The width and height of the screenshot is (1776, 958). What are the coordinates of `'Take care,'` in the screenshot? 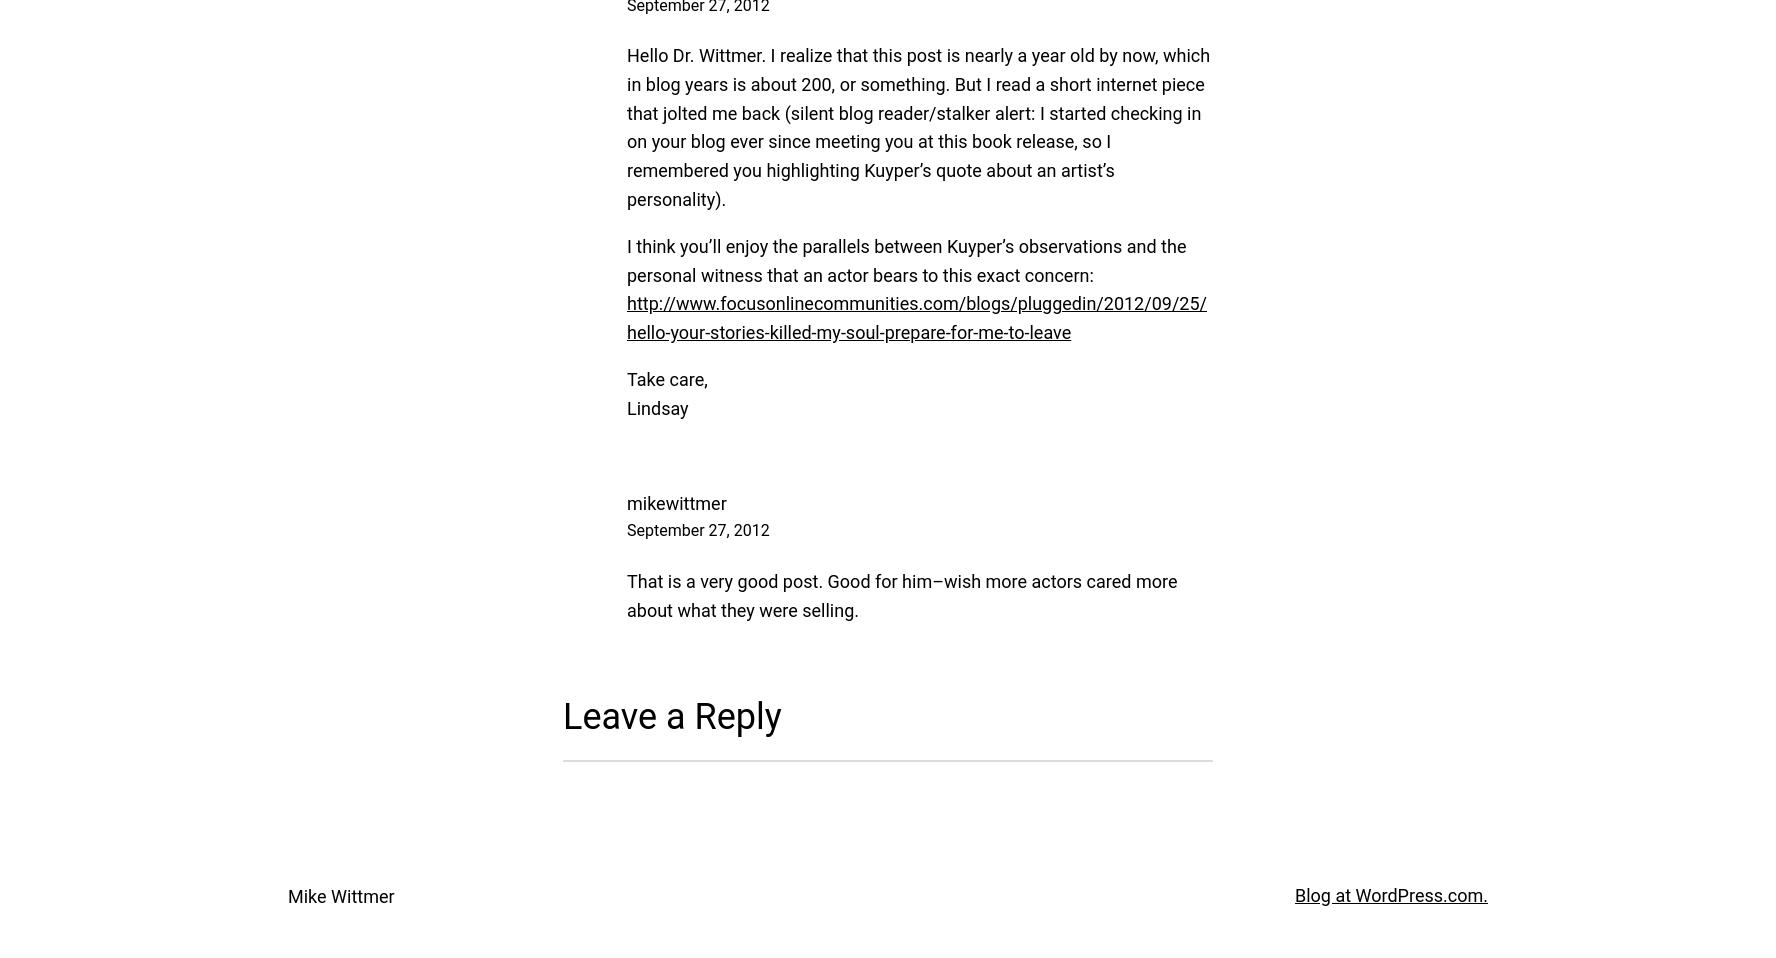 It's located at (667, 378).